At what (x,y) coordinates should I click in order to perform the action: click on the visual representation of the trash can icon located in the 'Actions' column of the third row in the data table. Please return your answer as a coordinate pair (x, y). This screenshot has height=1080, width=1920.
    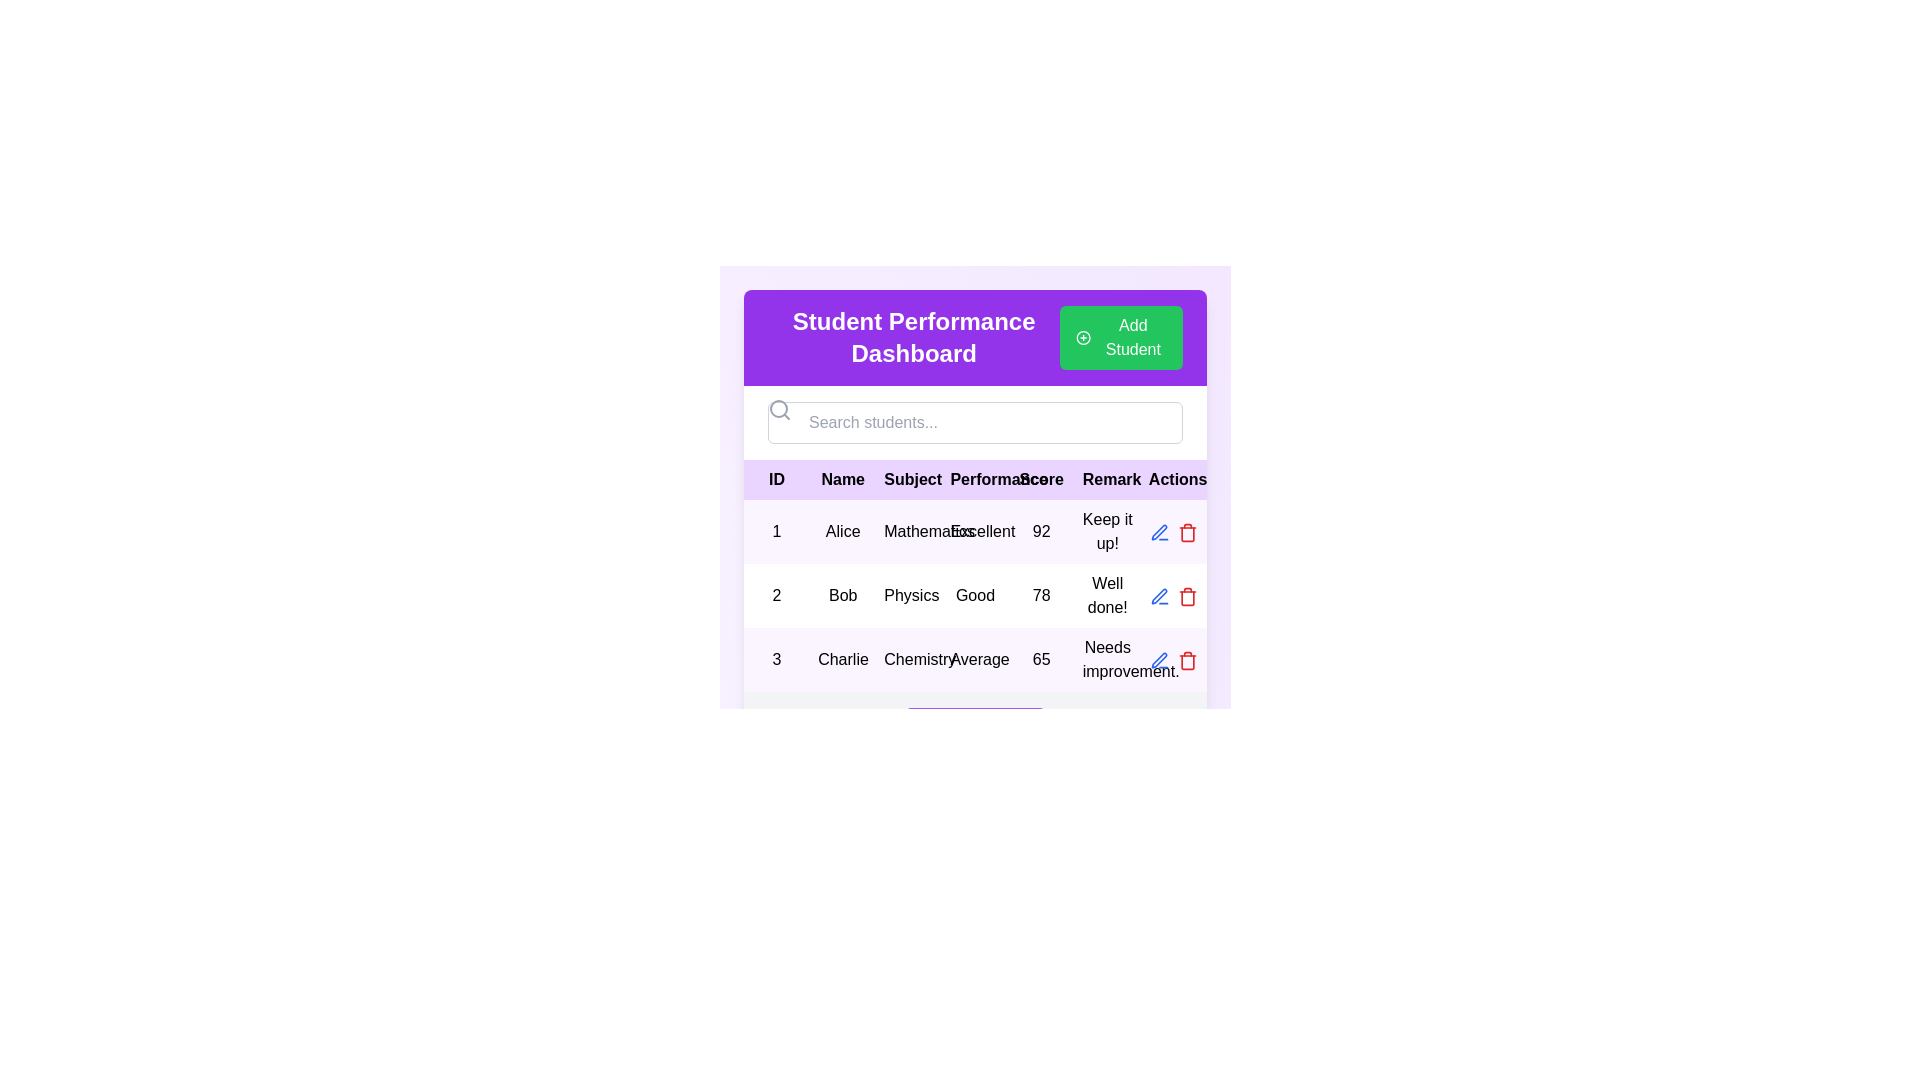
    Looking at the image, I should click on (1187, 533).